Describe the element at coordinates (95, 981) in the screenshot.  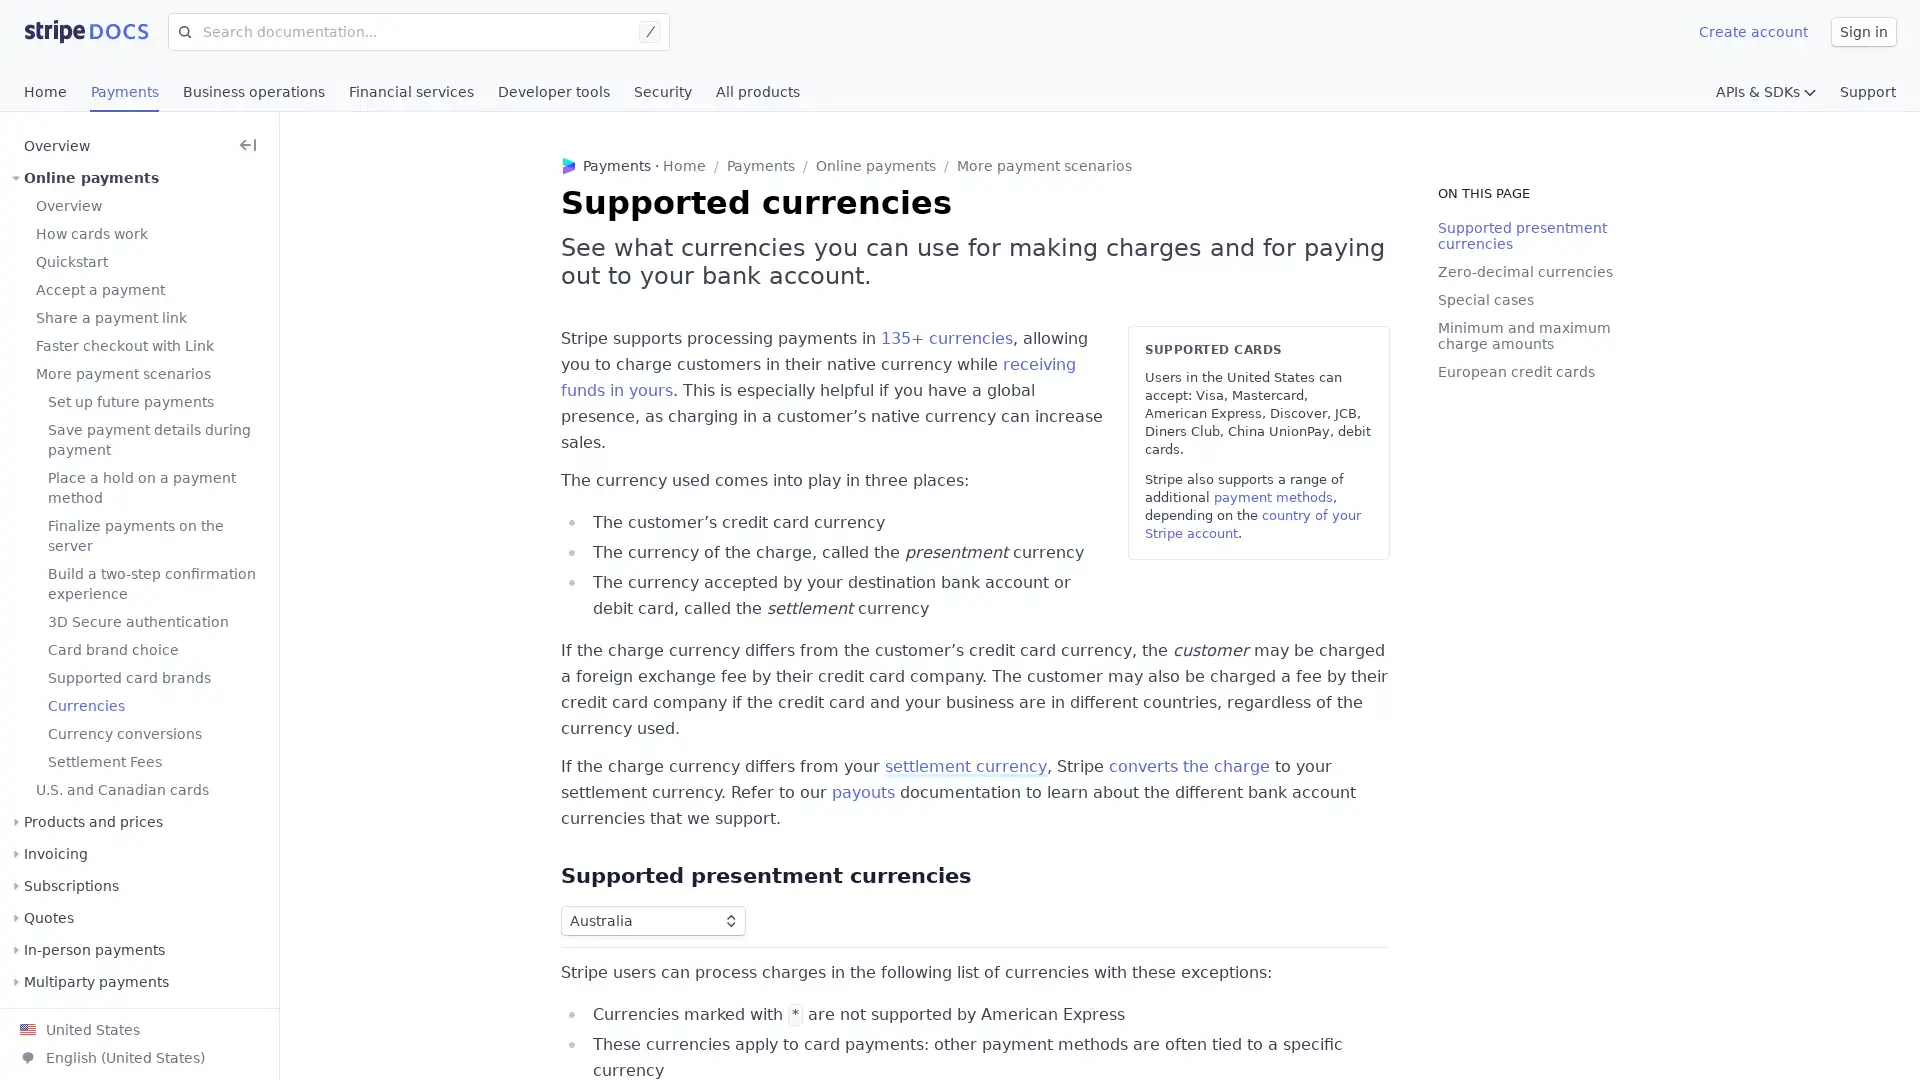
I see `Multiparty payments` at that location.